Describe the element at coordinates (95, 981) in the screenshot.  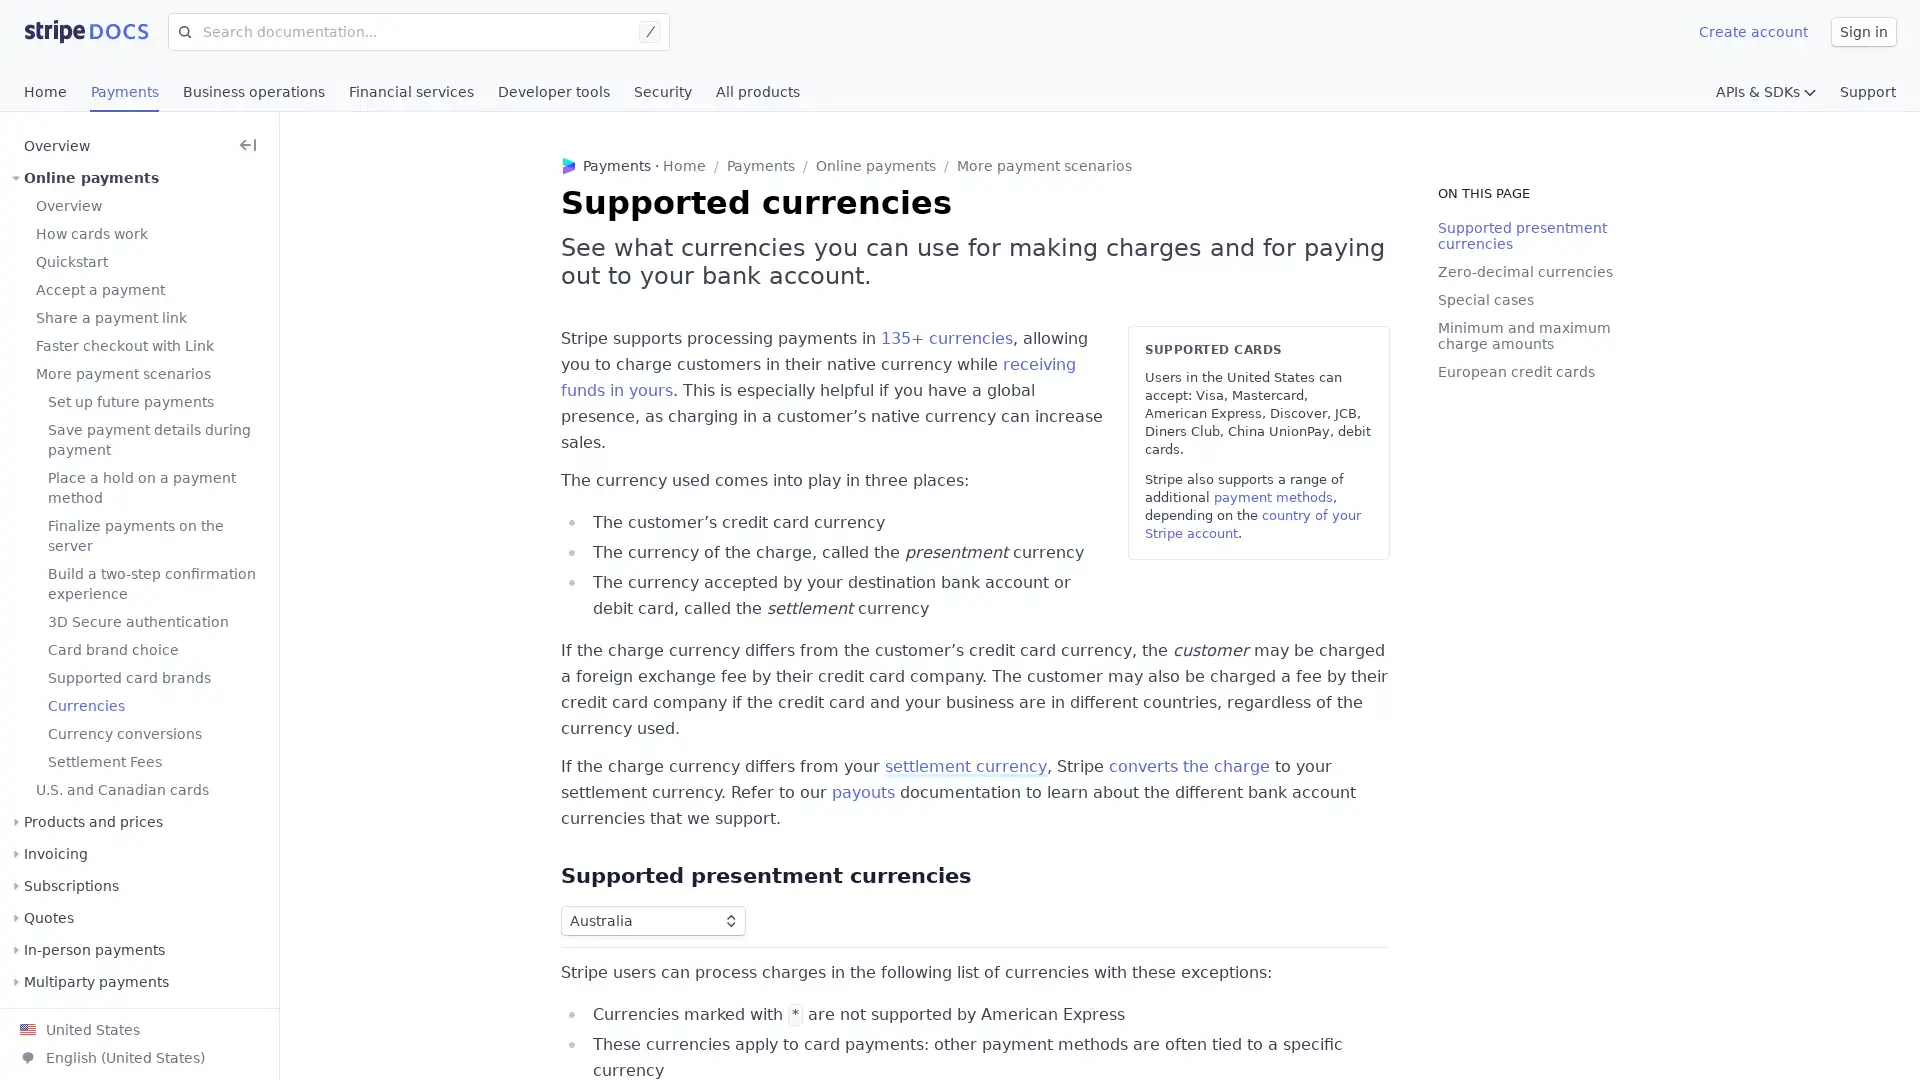
I see `Multiparty payments` at that location.